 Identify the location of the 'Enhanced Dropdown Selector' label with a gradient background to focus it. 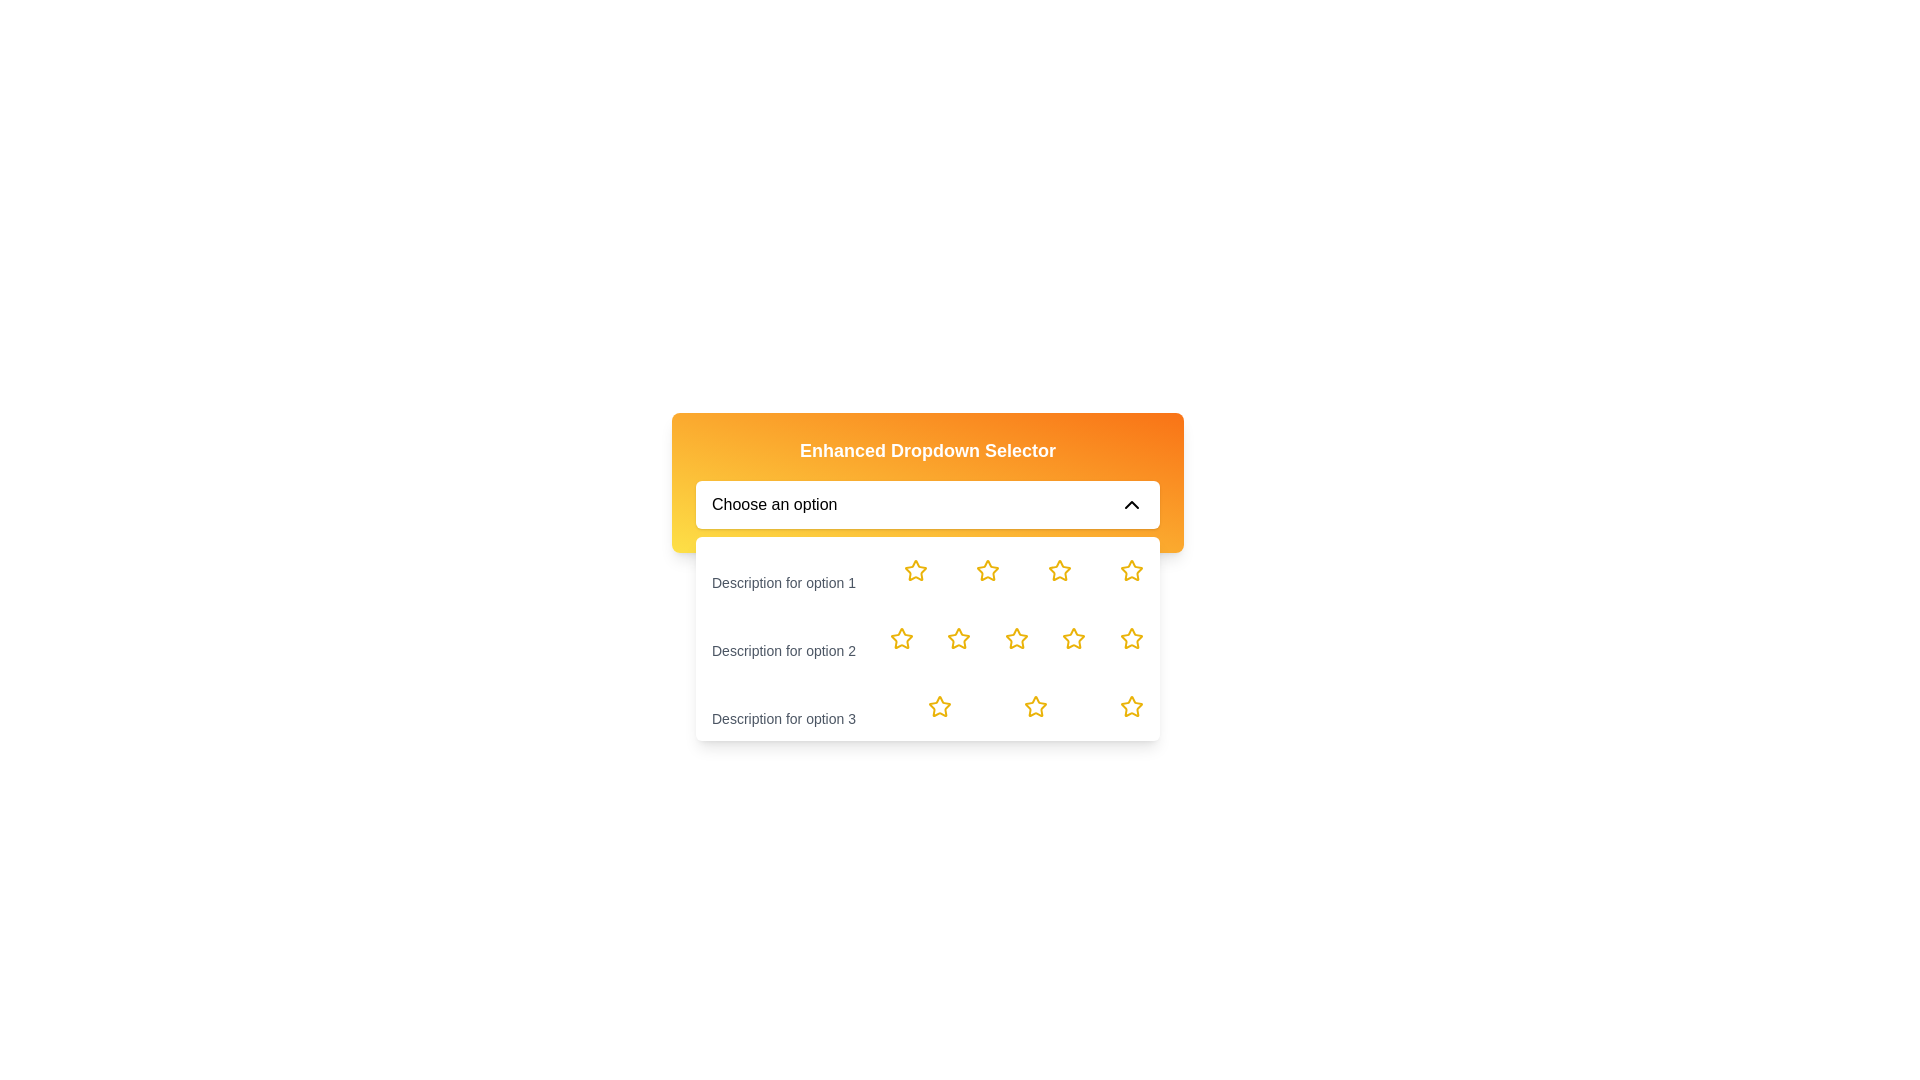
(926, 482).